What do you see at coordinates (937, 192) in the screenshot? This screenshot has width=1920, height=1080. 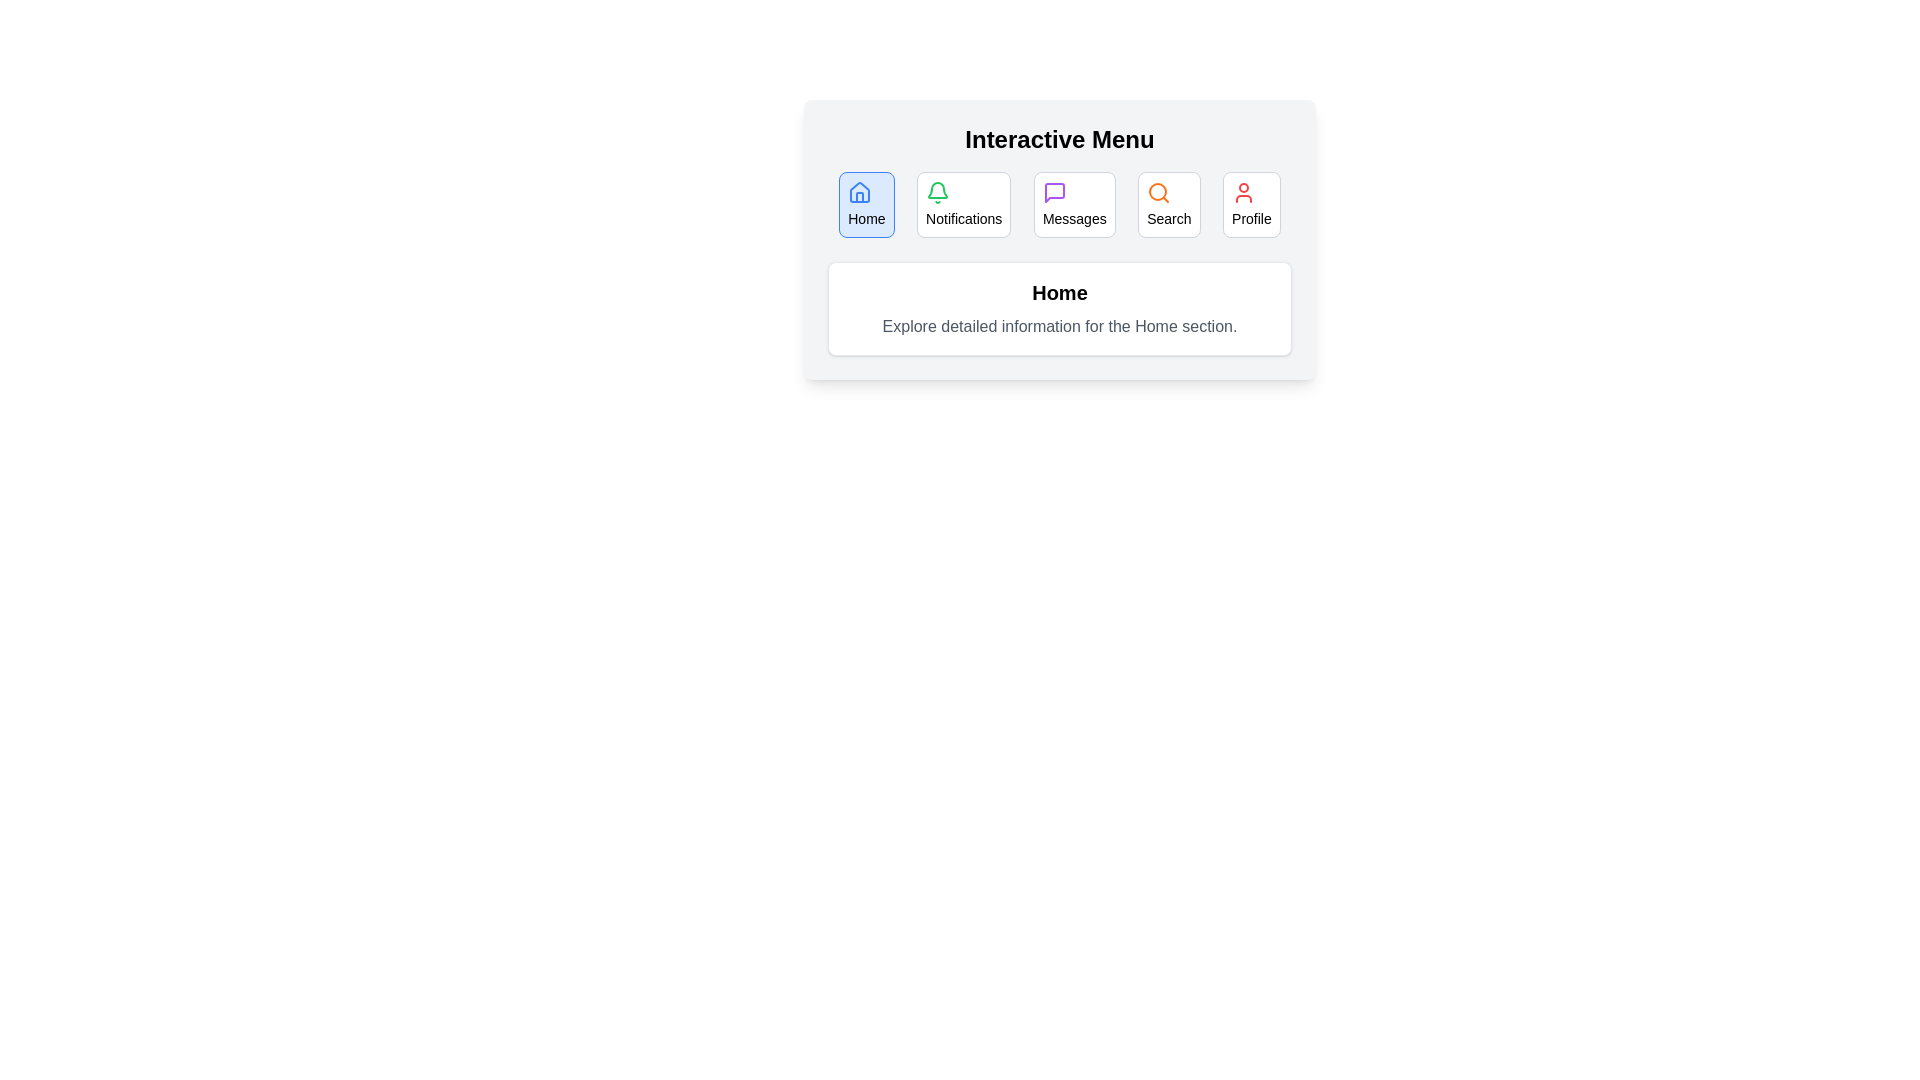 I see `the Notifications icon located in the top row of the interactive menu, which visually represents the notifications section` at bounding box center [937, 192].